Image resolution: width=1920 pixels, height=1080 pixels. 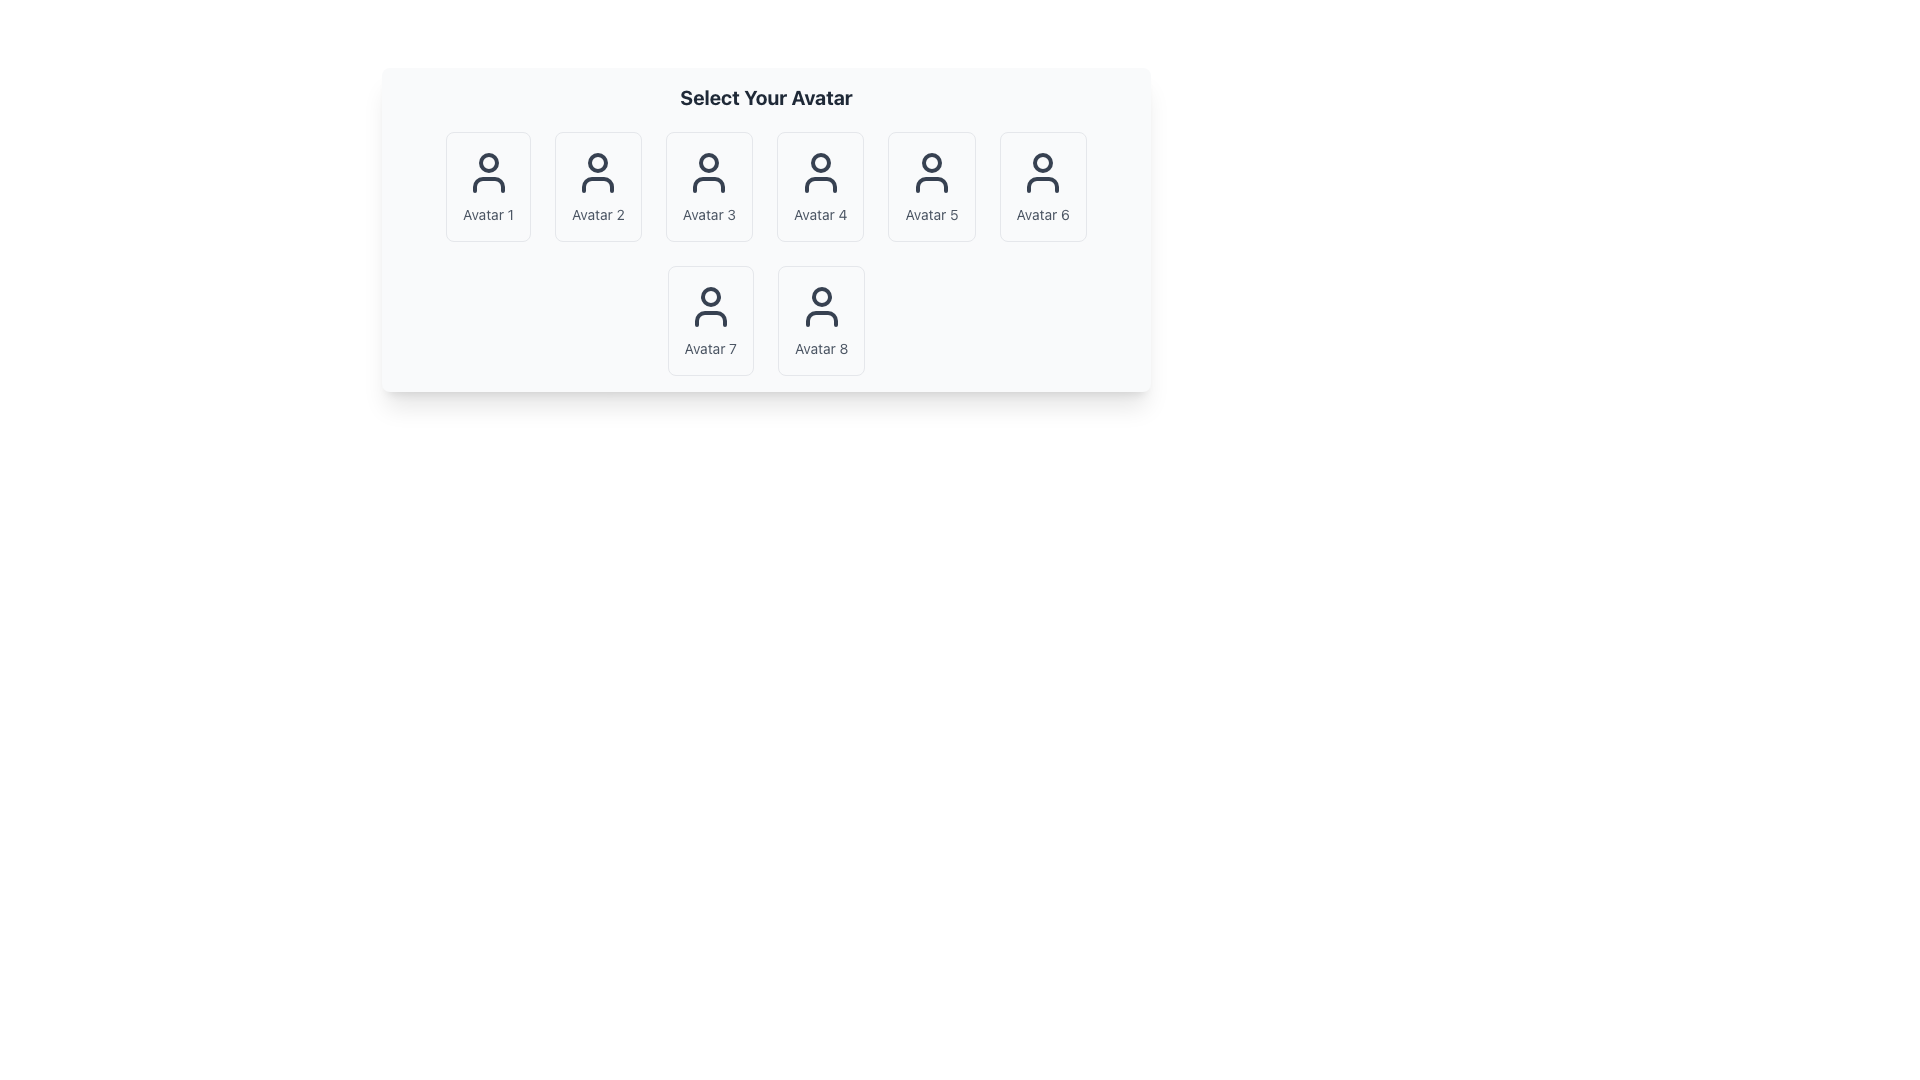 I want to click on the circular graphic component embedded within the 6th avatar icon in the grid layout, so click(x=1042, y=161).